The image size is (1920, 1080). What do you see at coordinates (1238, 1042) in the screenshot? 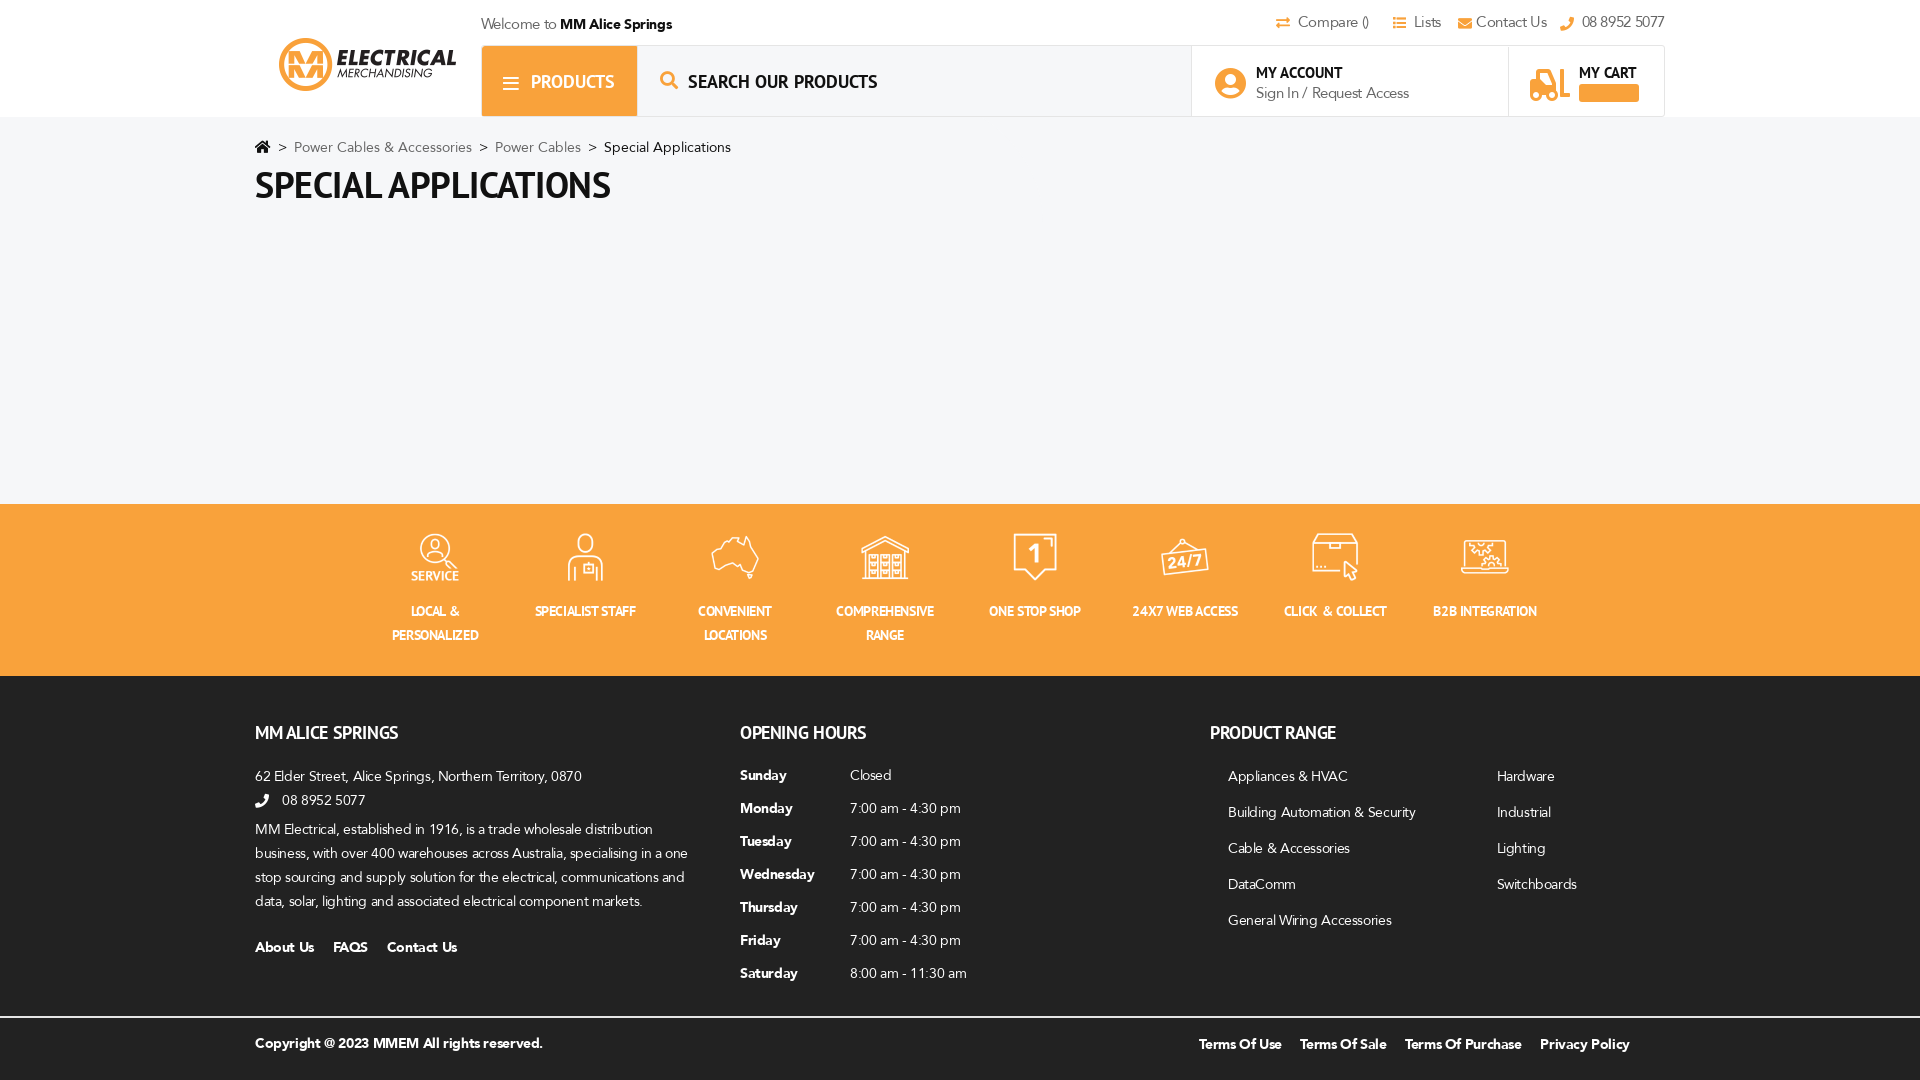
I see `'Terms Of Use'` at bounding box center [1238, 1042].